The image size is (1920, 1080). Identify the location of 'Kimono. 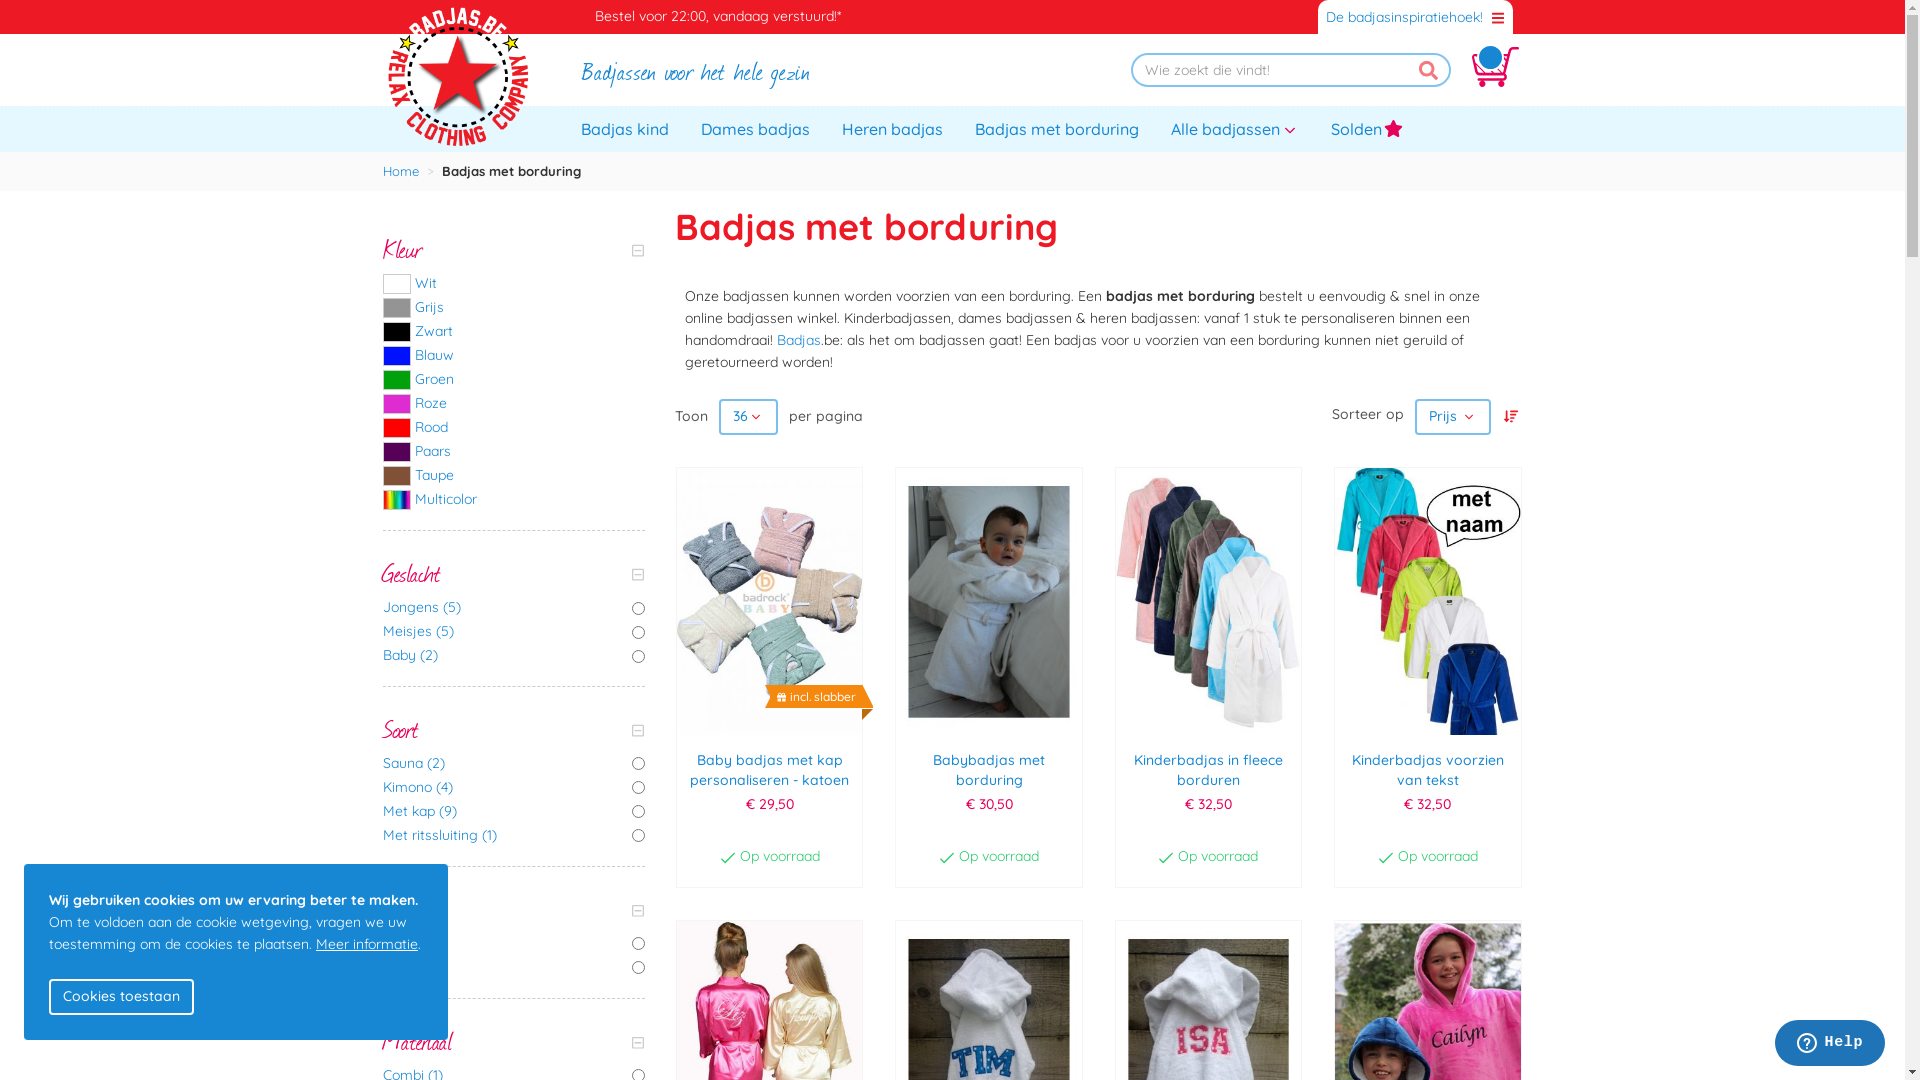
(382, 786).